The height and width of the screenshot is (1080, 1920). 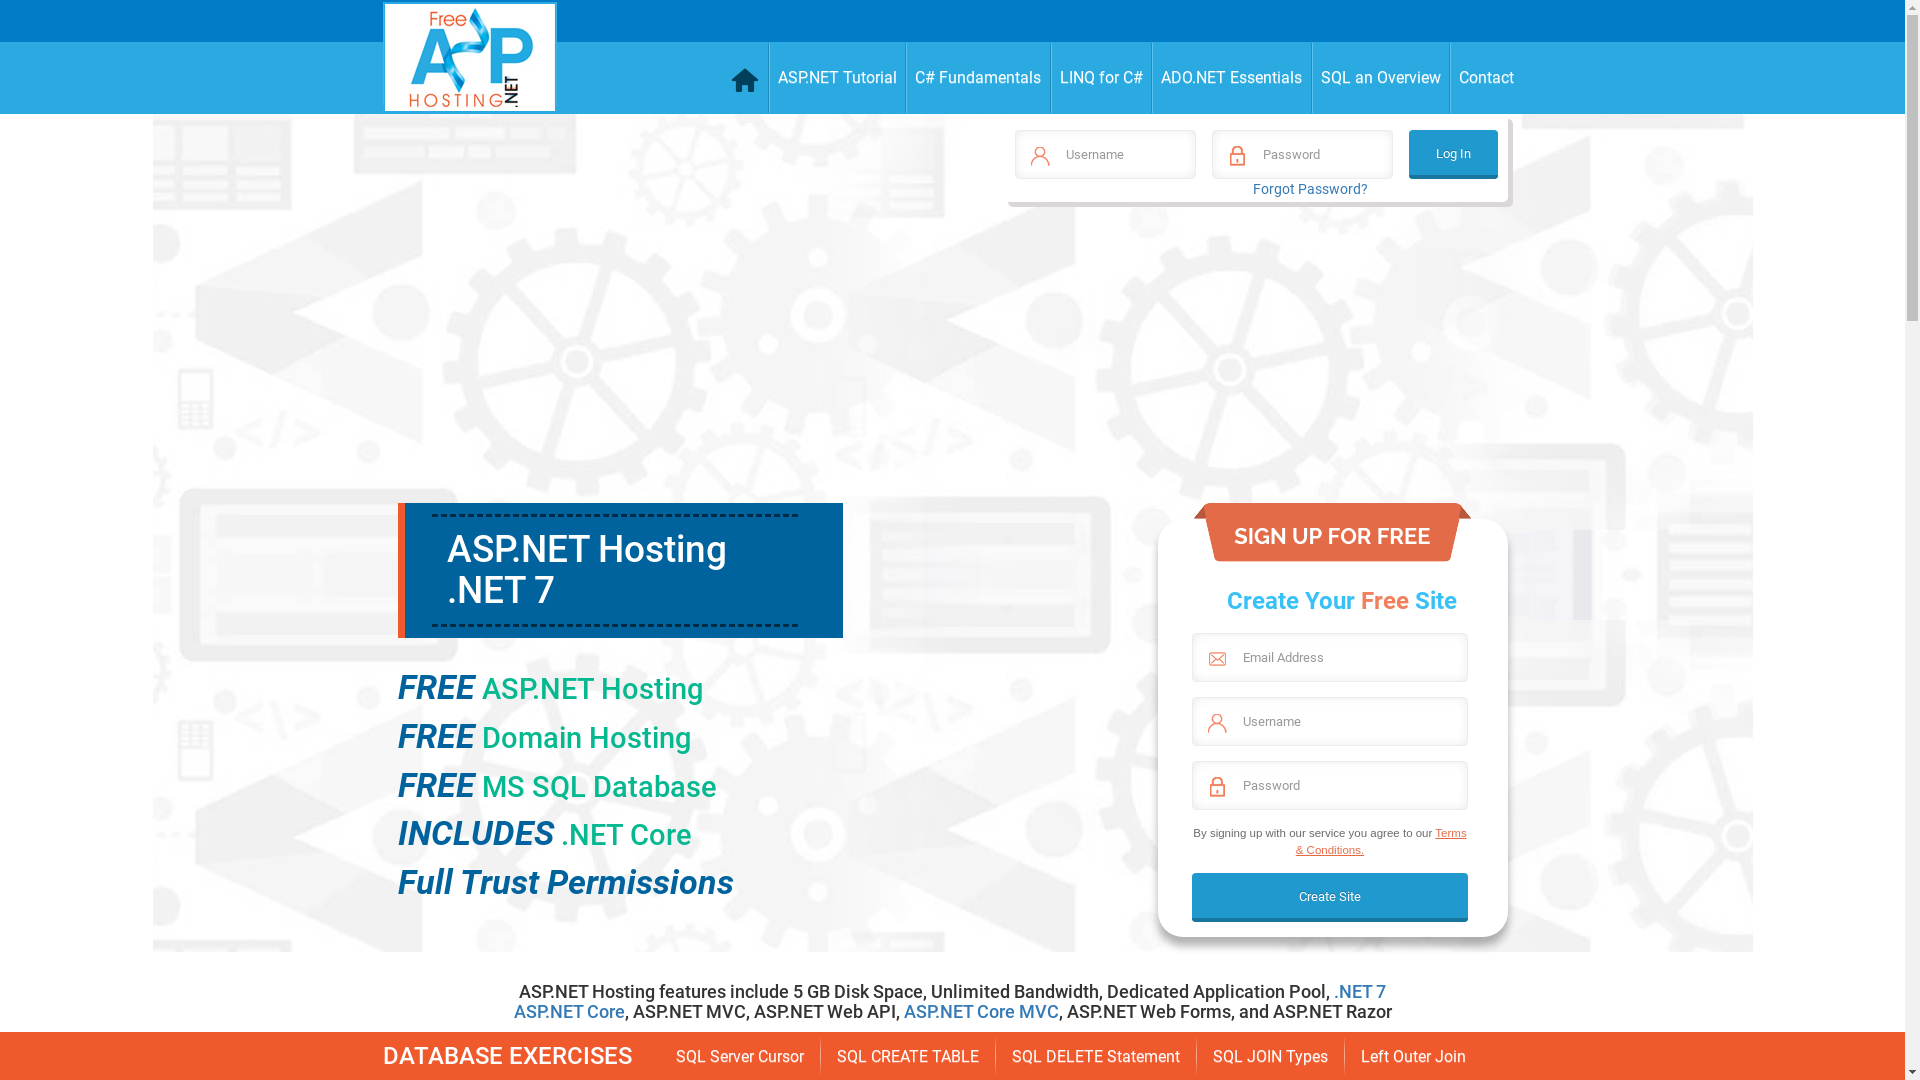 I want to click on 'C# Fundamentals', so click(x=905, y=76).